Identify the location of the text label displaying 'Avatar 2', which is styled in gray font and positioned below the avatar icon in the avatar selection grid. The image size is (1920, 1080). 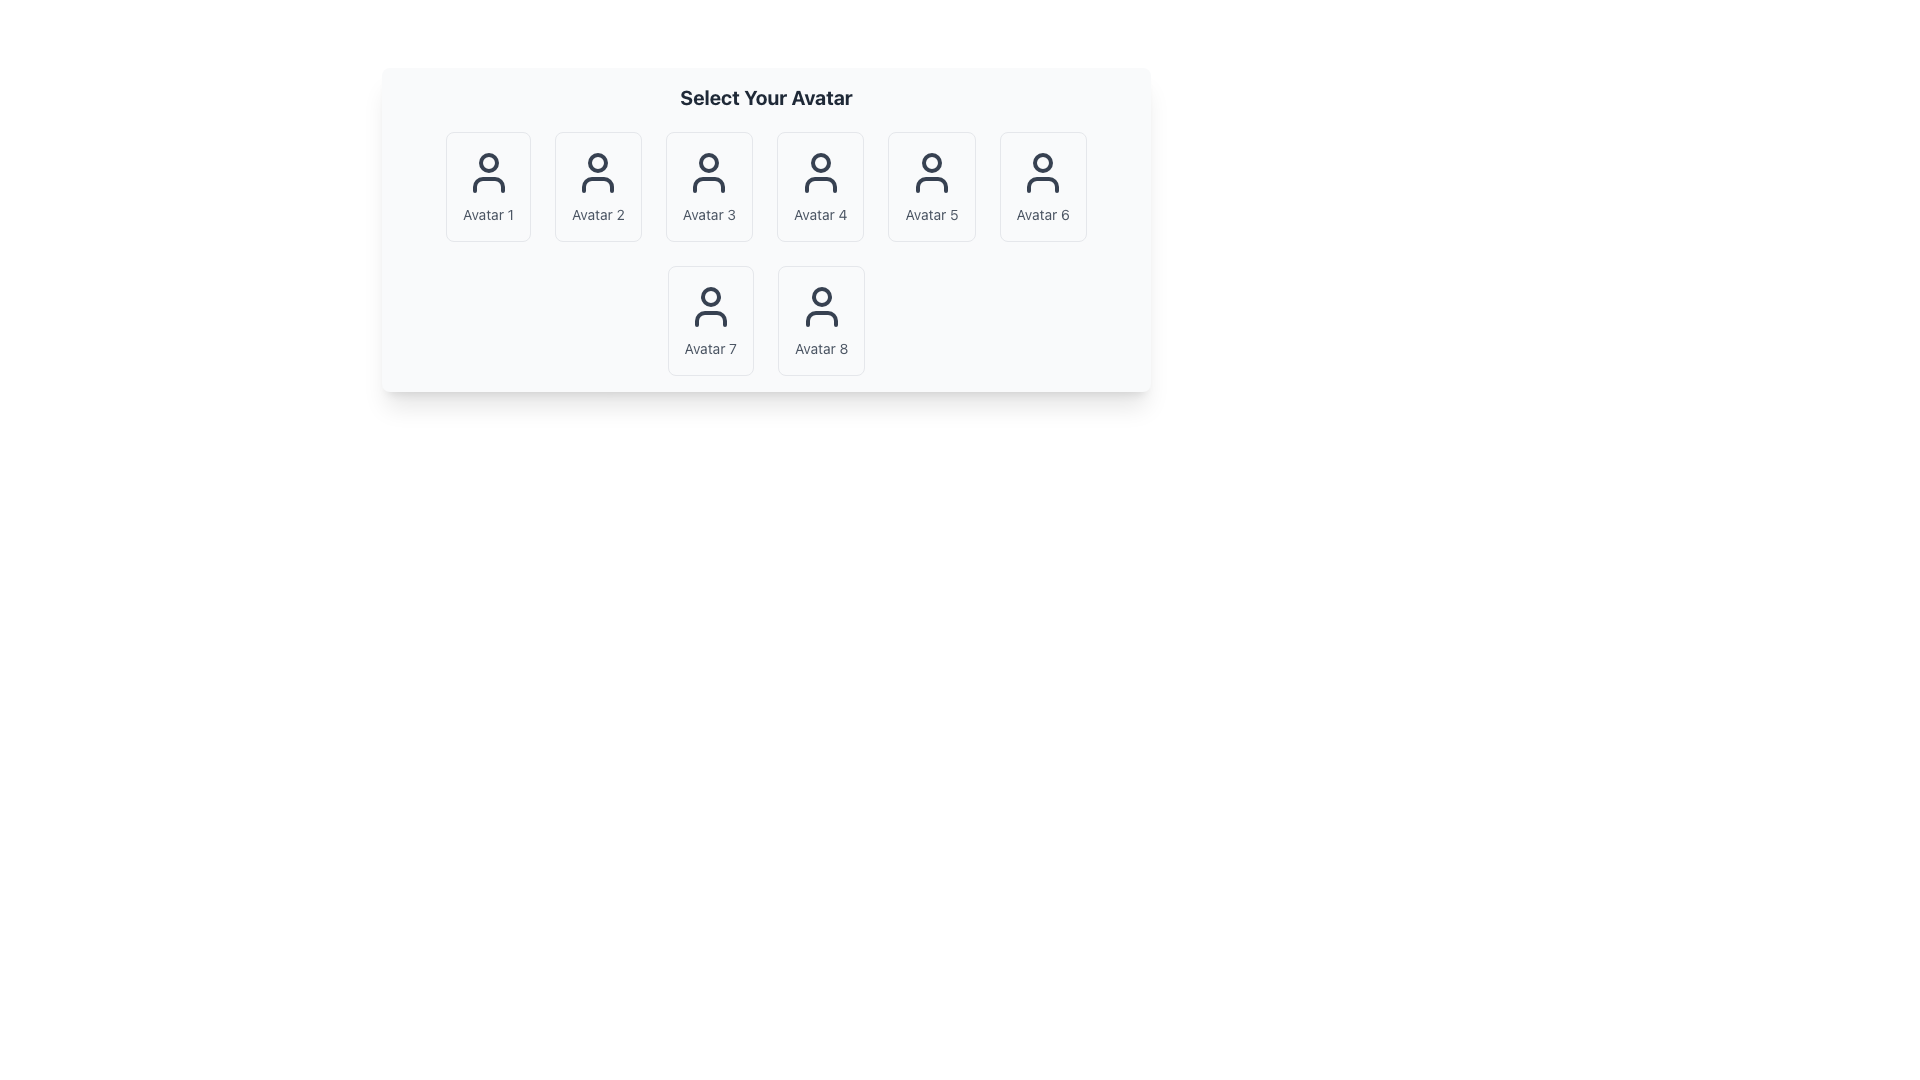
(597, 215).